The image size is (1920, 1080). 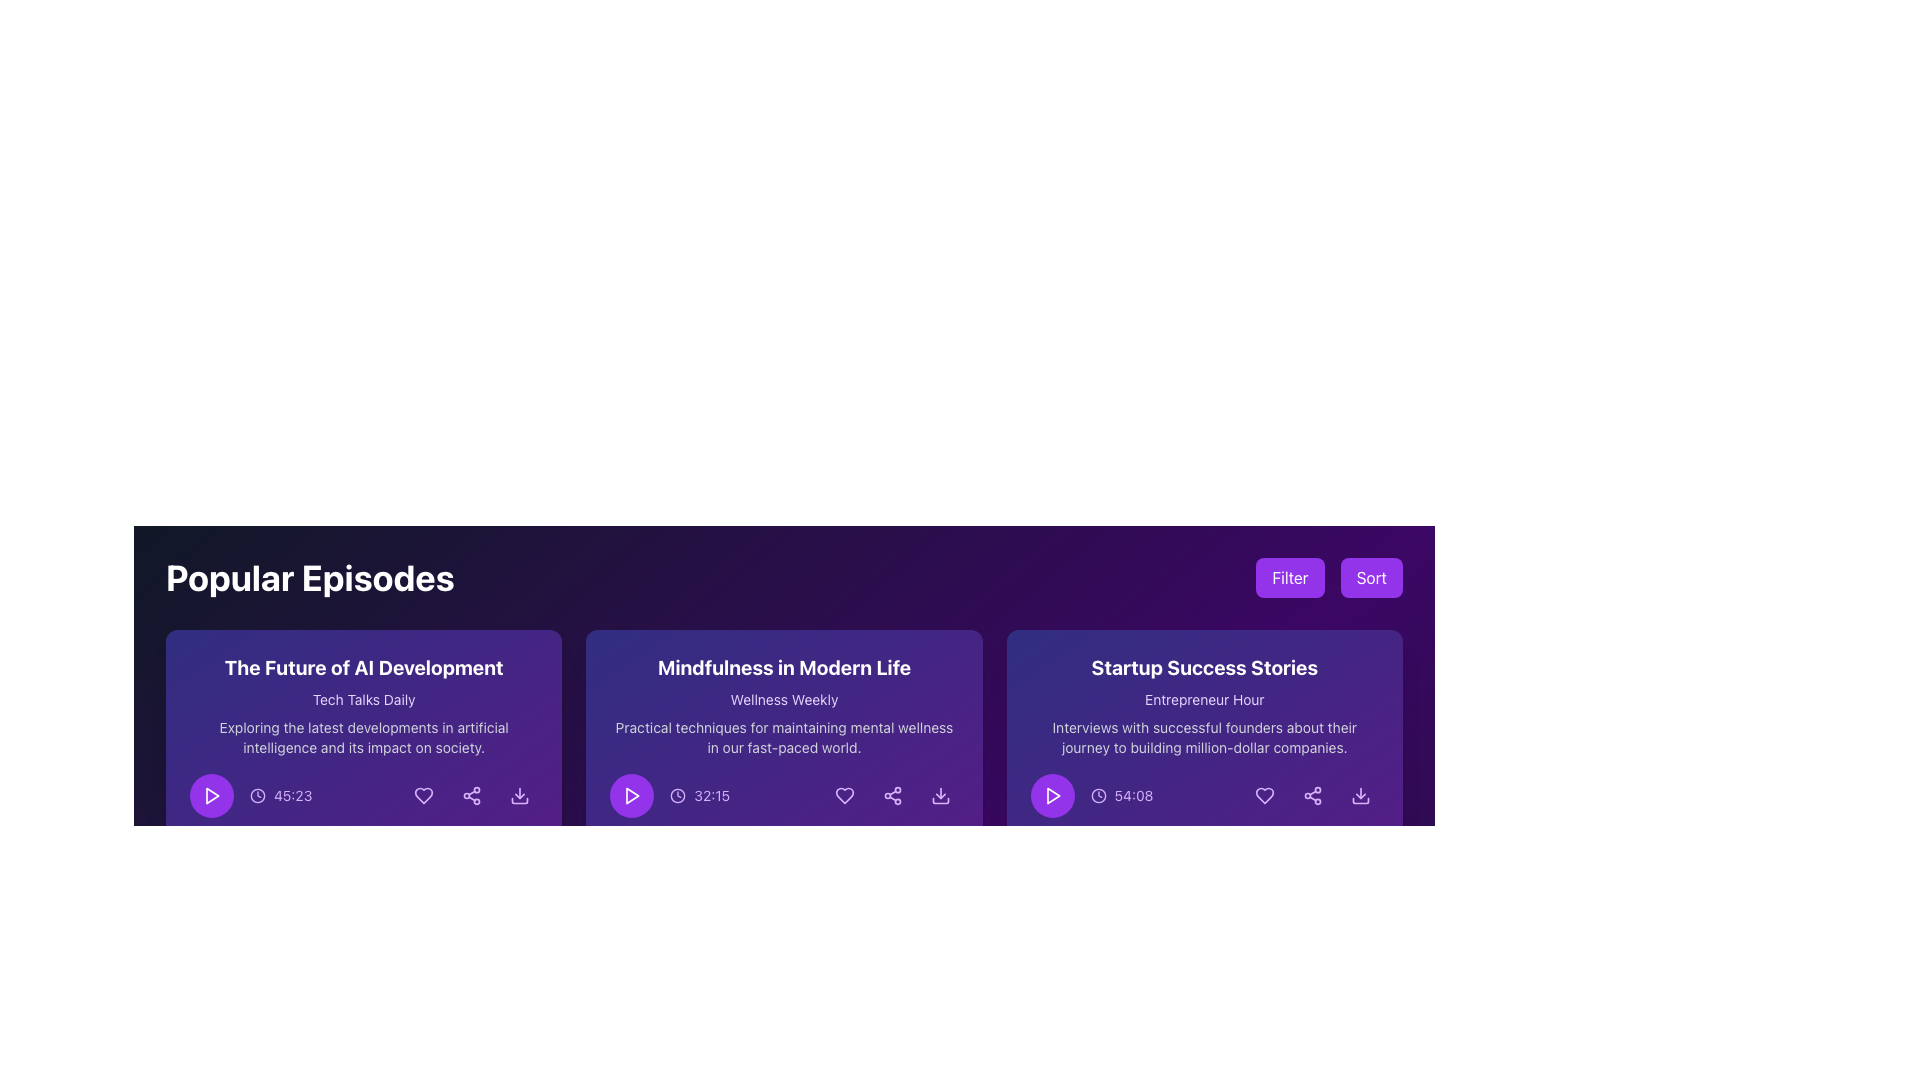 What do you see at coordinates (423, 794) in the screenshot?
I see `the heart-shaped 'like' icon` at bounding box center [423, 794].